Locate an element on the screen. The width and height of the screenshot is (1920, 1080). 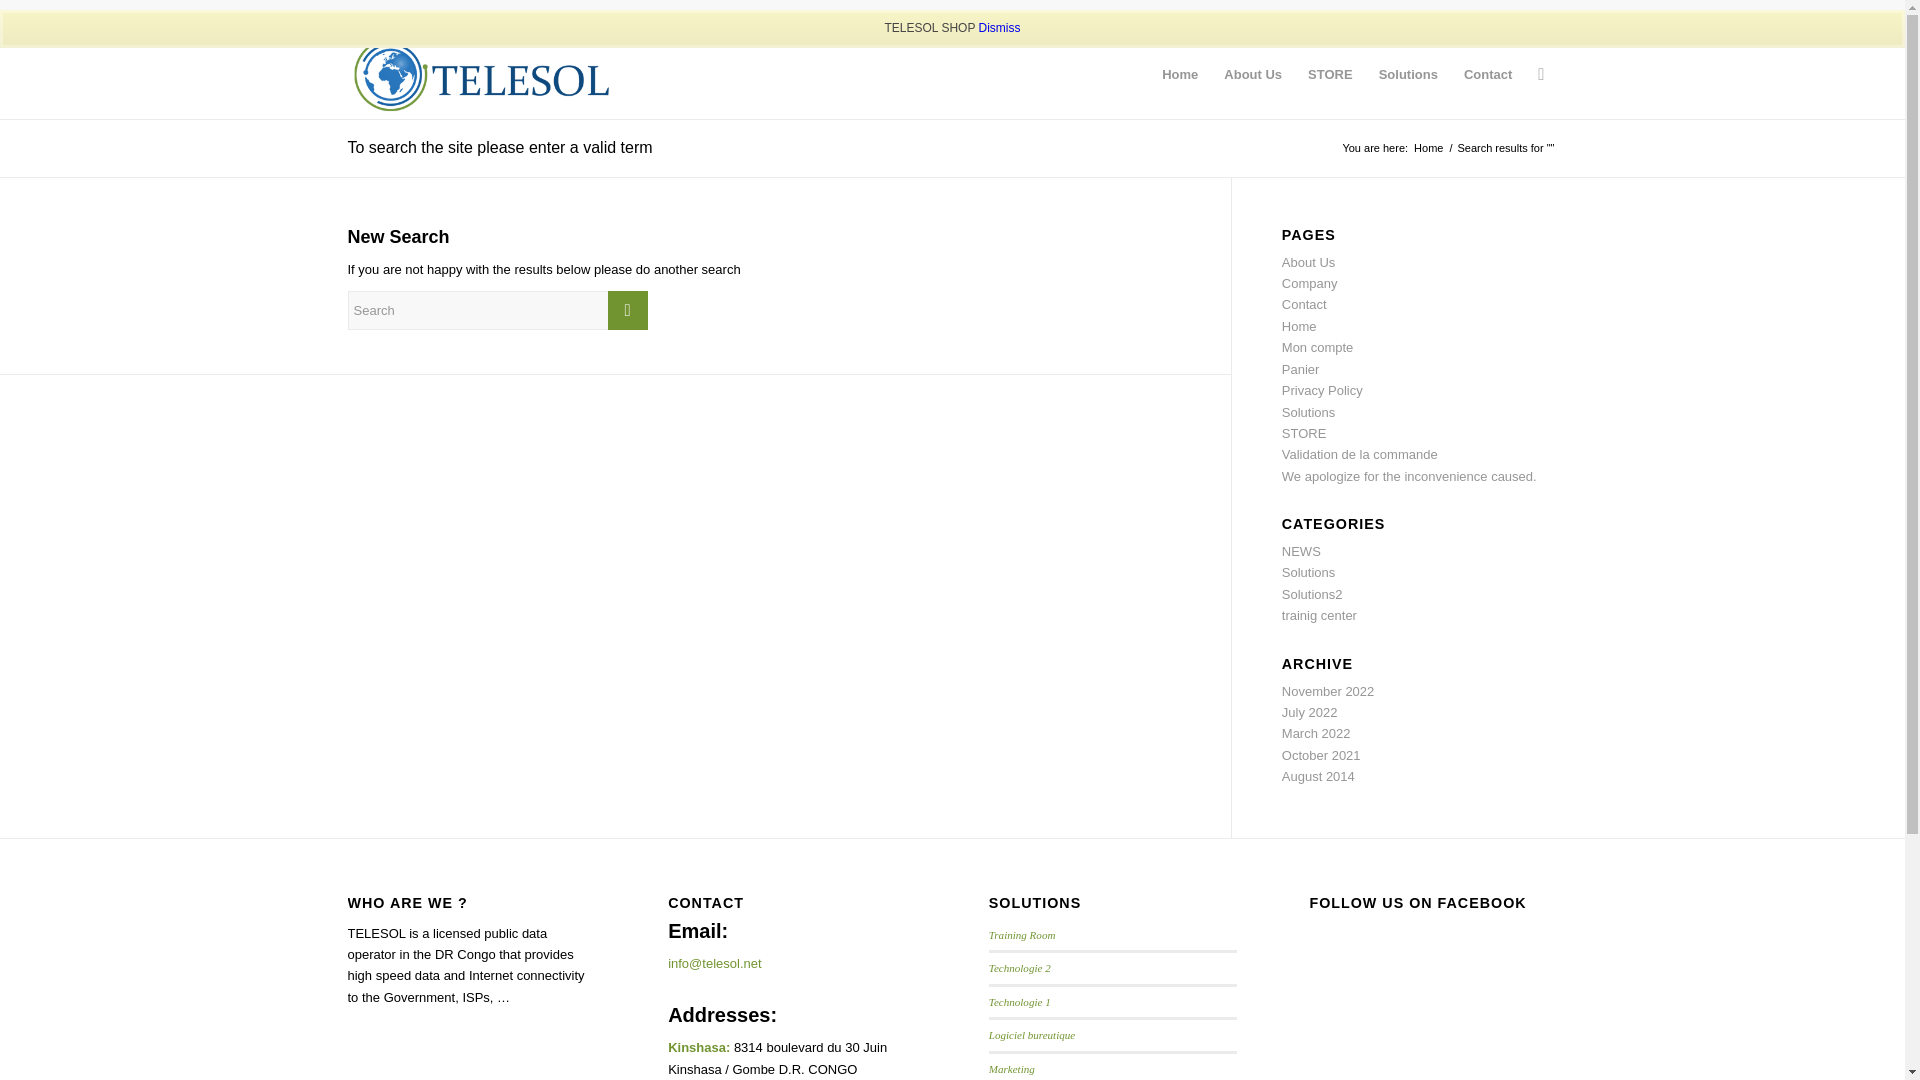
'Mon compte' is located at coordinates (1318, 346).